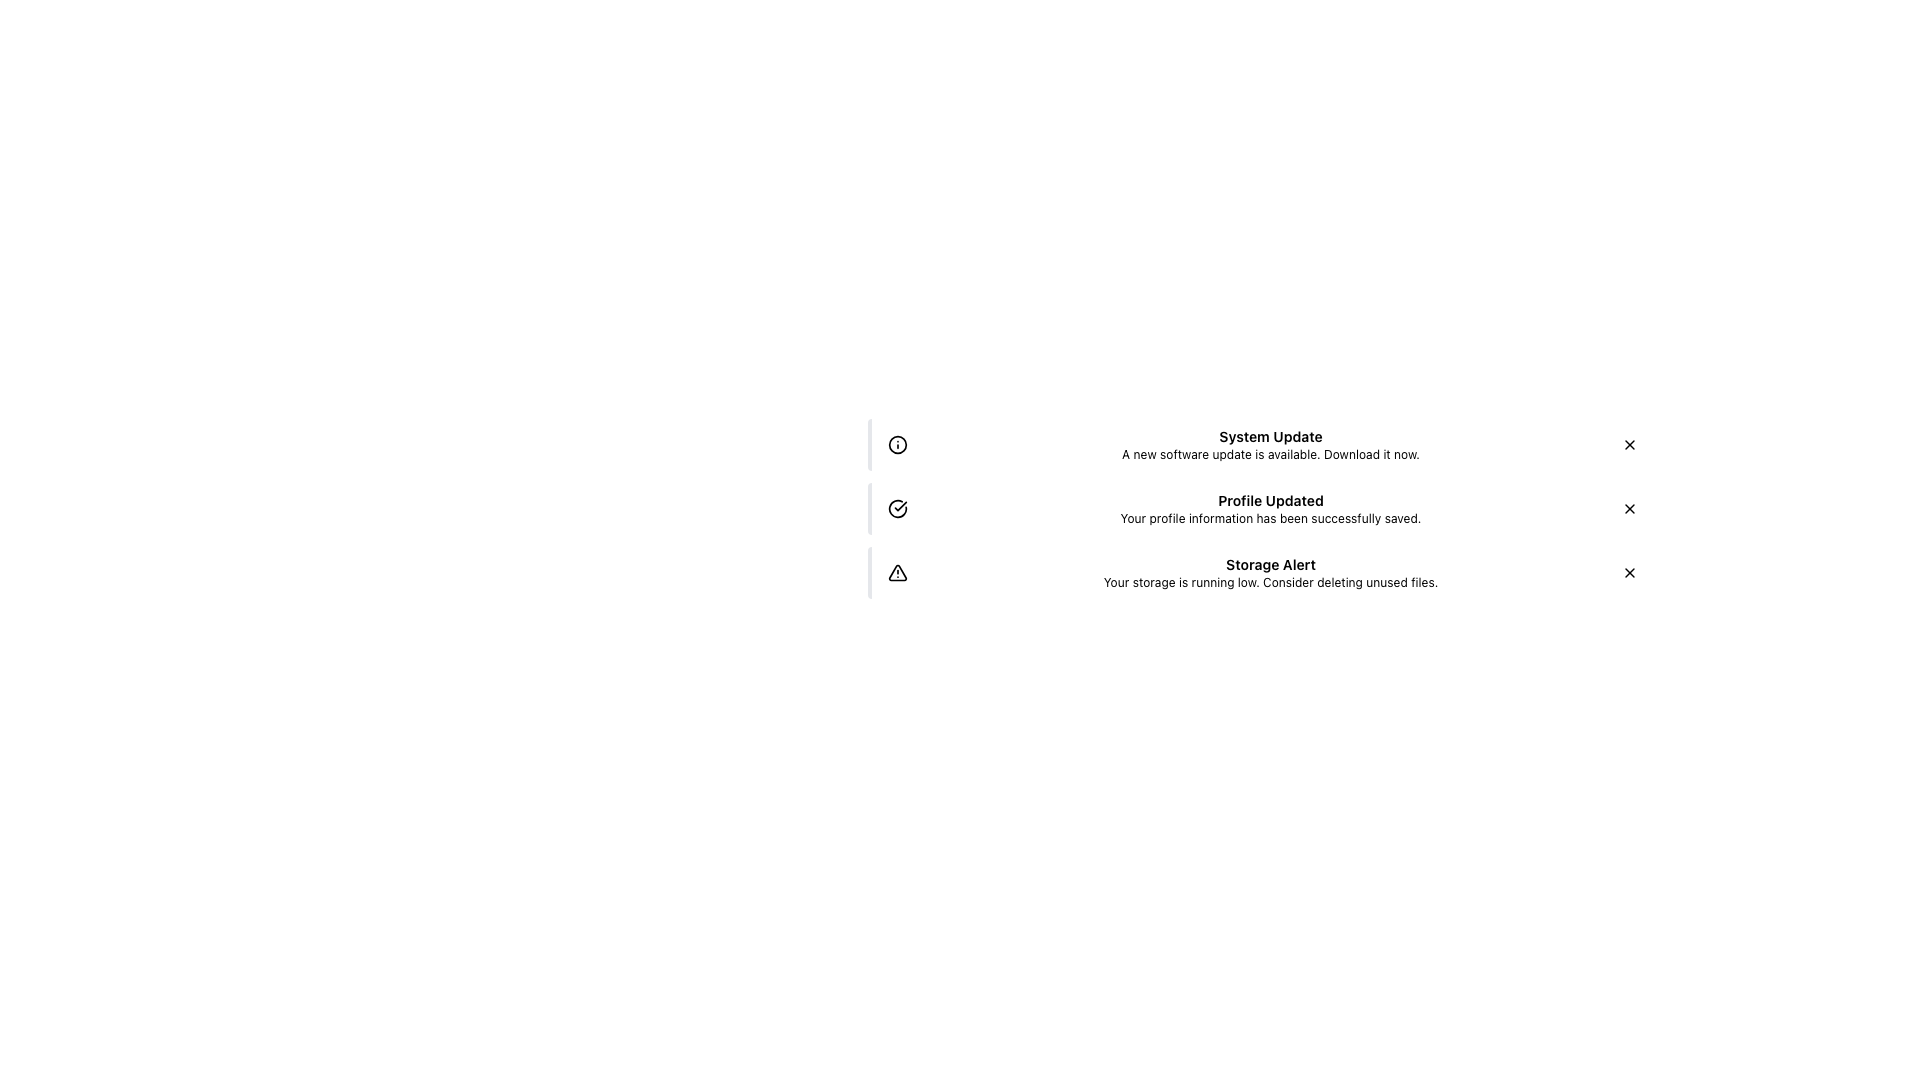 The width and height of the screenshot is (1920, 1080). Describe the element at coordinates (1270, 518) in the screenshot. I see `the static text element that states 'Your profile information has been successfully saved.' which is displayed in a smaller font size and a subtle red color, located below the 'Profile Updated' message` at that location.